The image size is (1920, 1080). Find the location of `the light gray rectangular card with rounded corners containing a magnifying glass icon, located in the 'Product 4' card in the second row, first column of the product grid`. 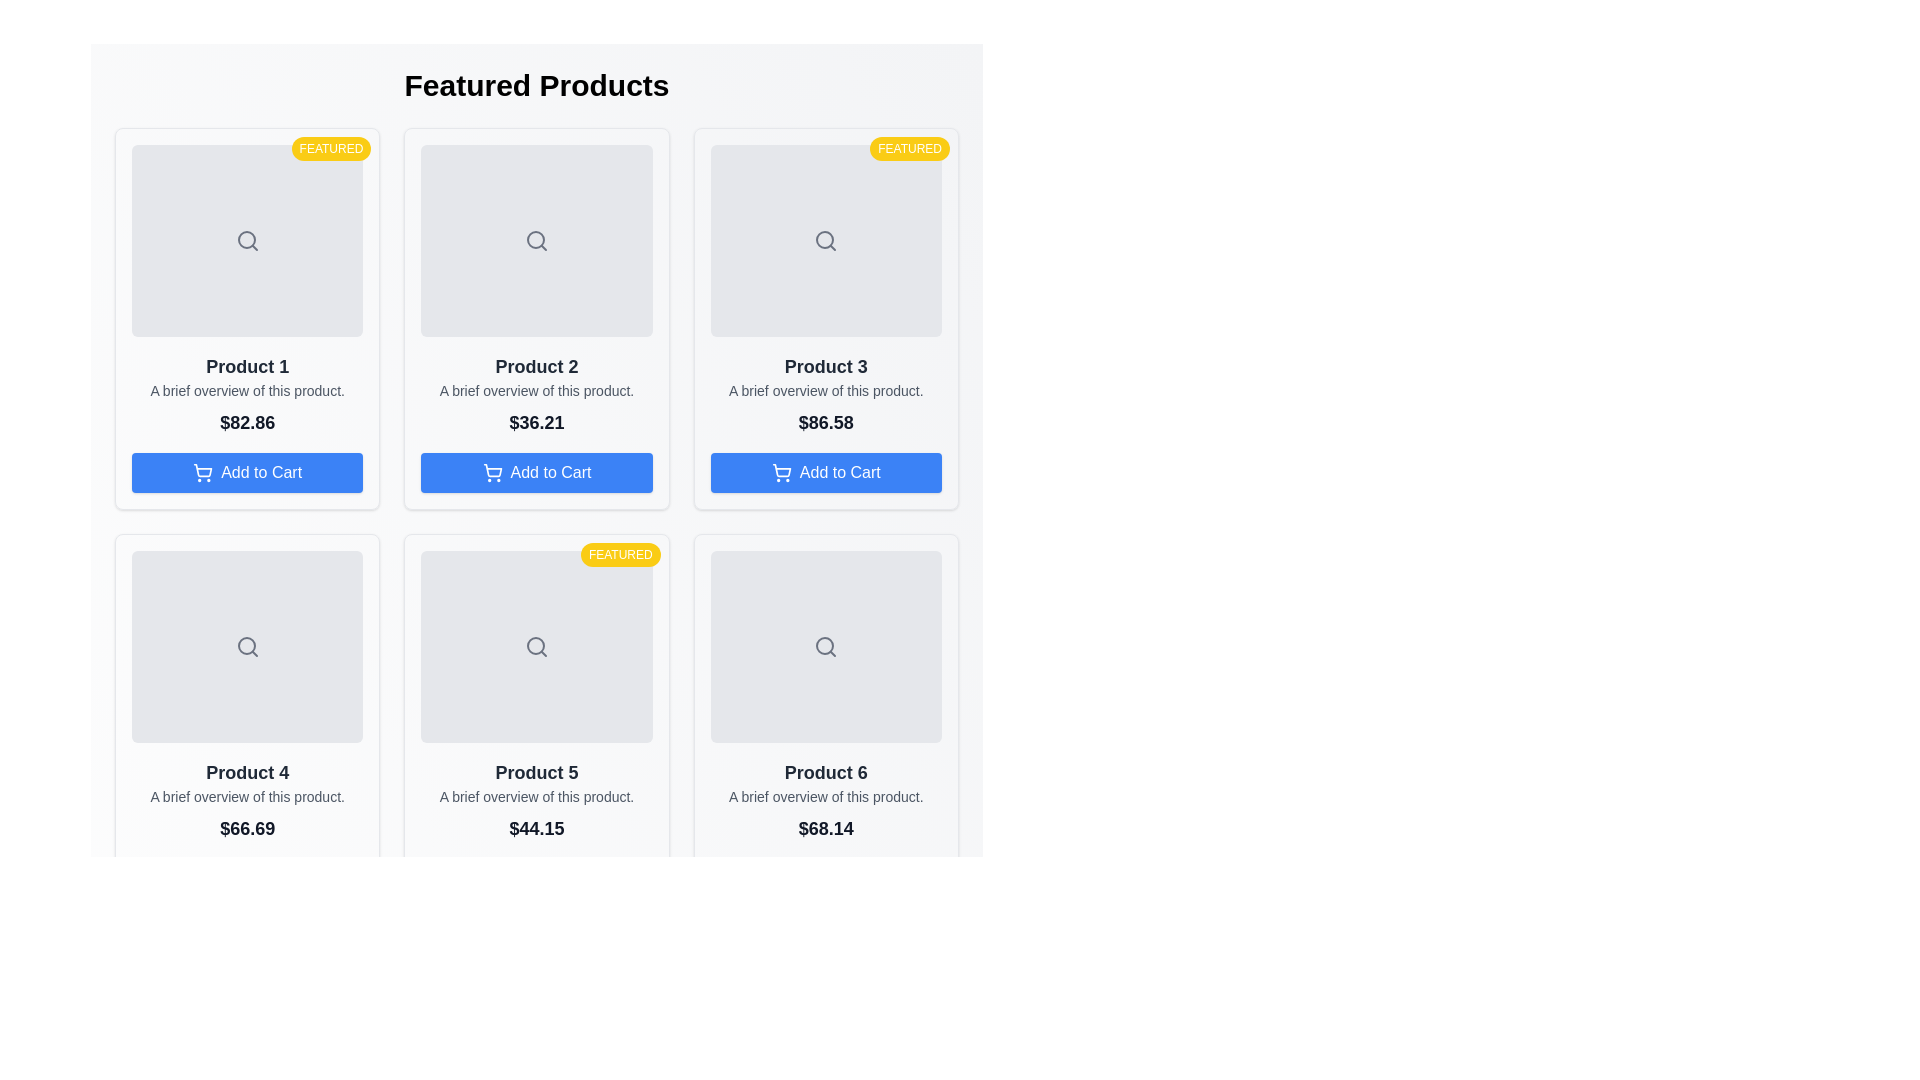

the light gray rectangular card with rounded corners containing a magnifying glass icon, located in the 'Product 4' card in the second row, first column of the product grid is located at coordinates (246, 647).